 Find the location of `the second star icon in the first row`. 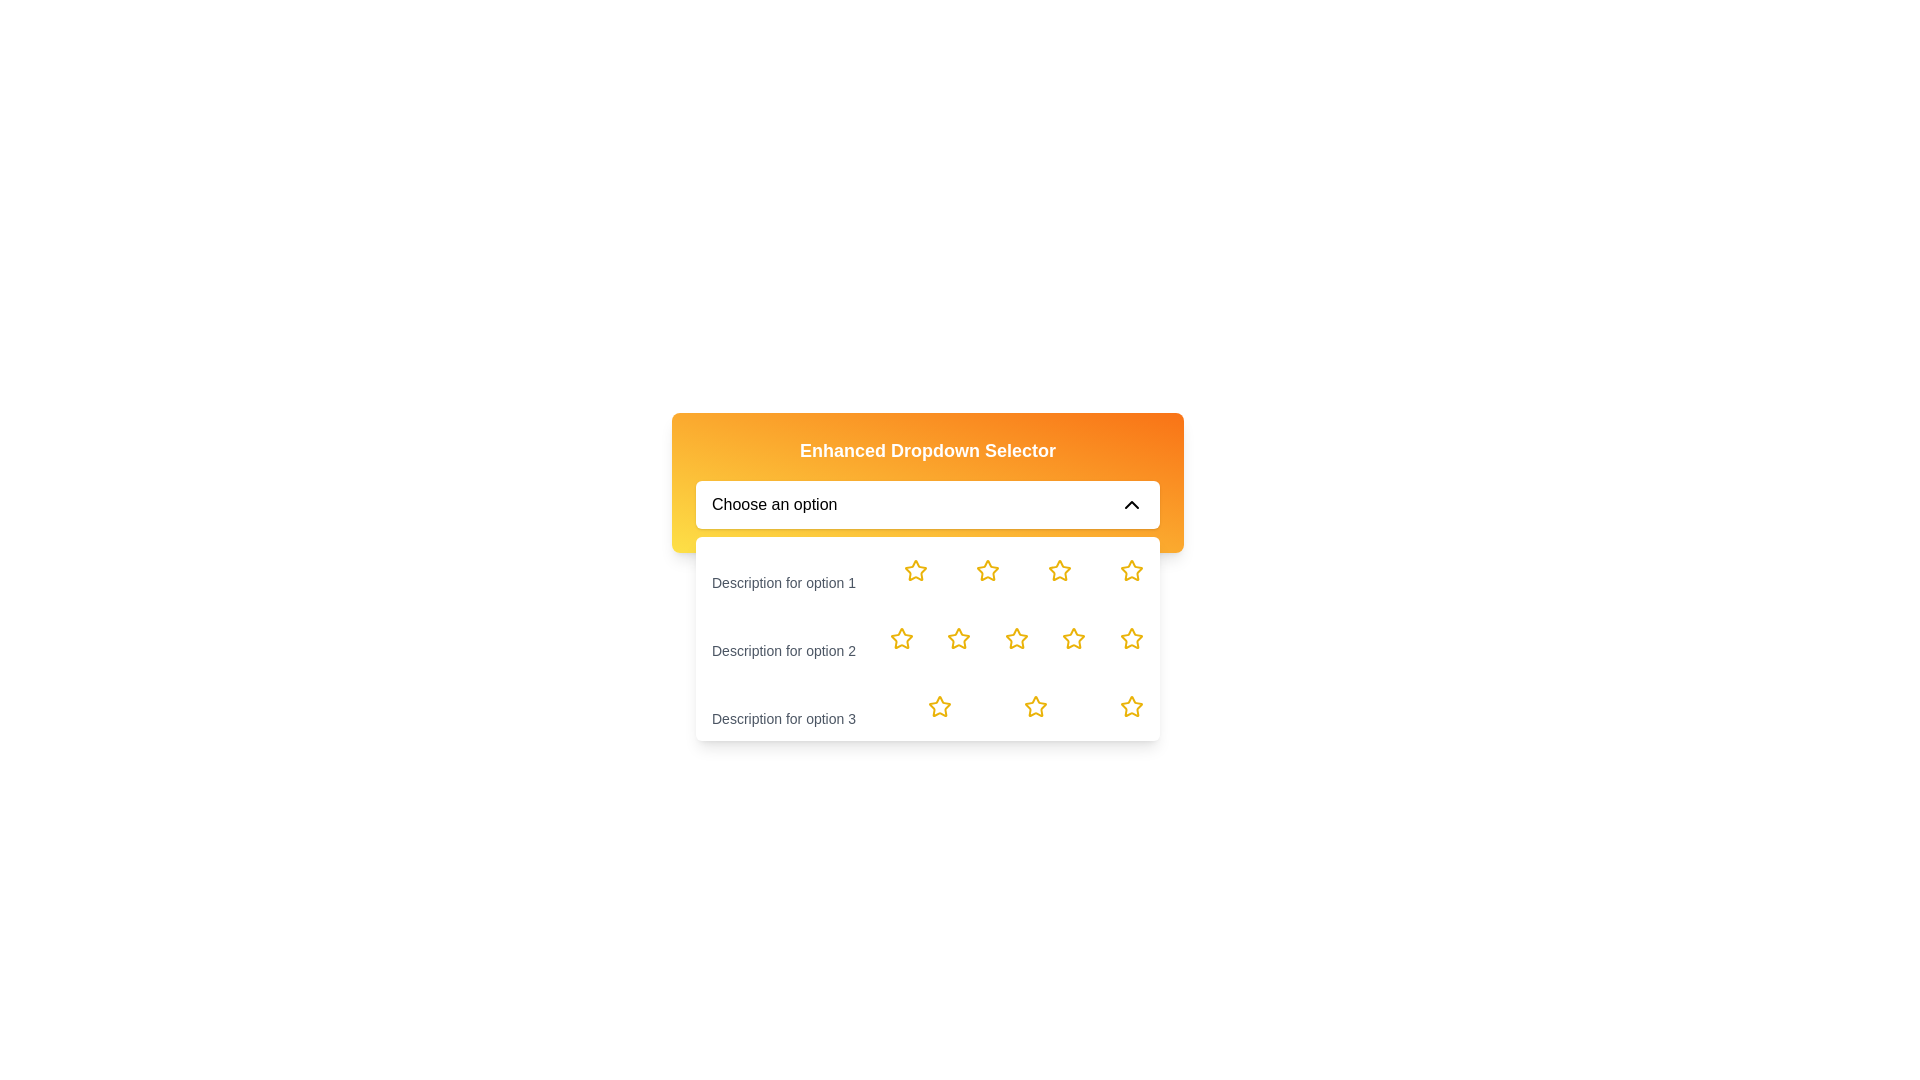

the second star icon in the first row is located at coordinates (988, 570).